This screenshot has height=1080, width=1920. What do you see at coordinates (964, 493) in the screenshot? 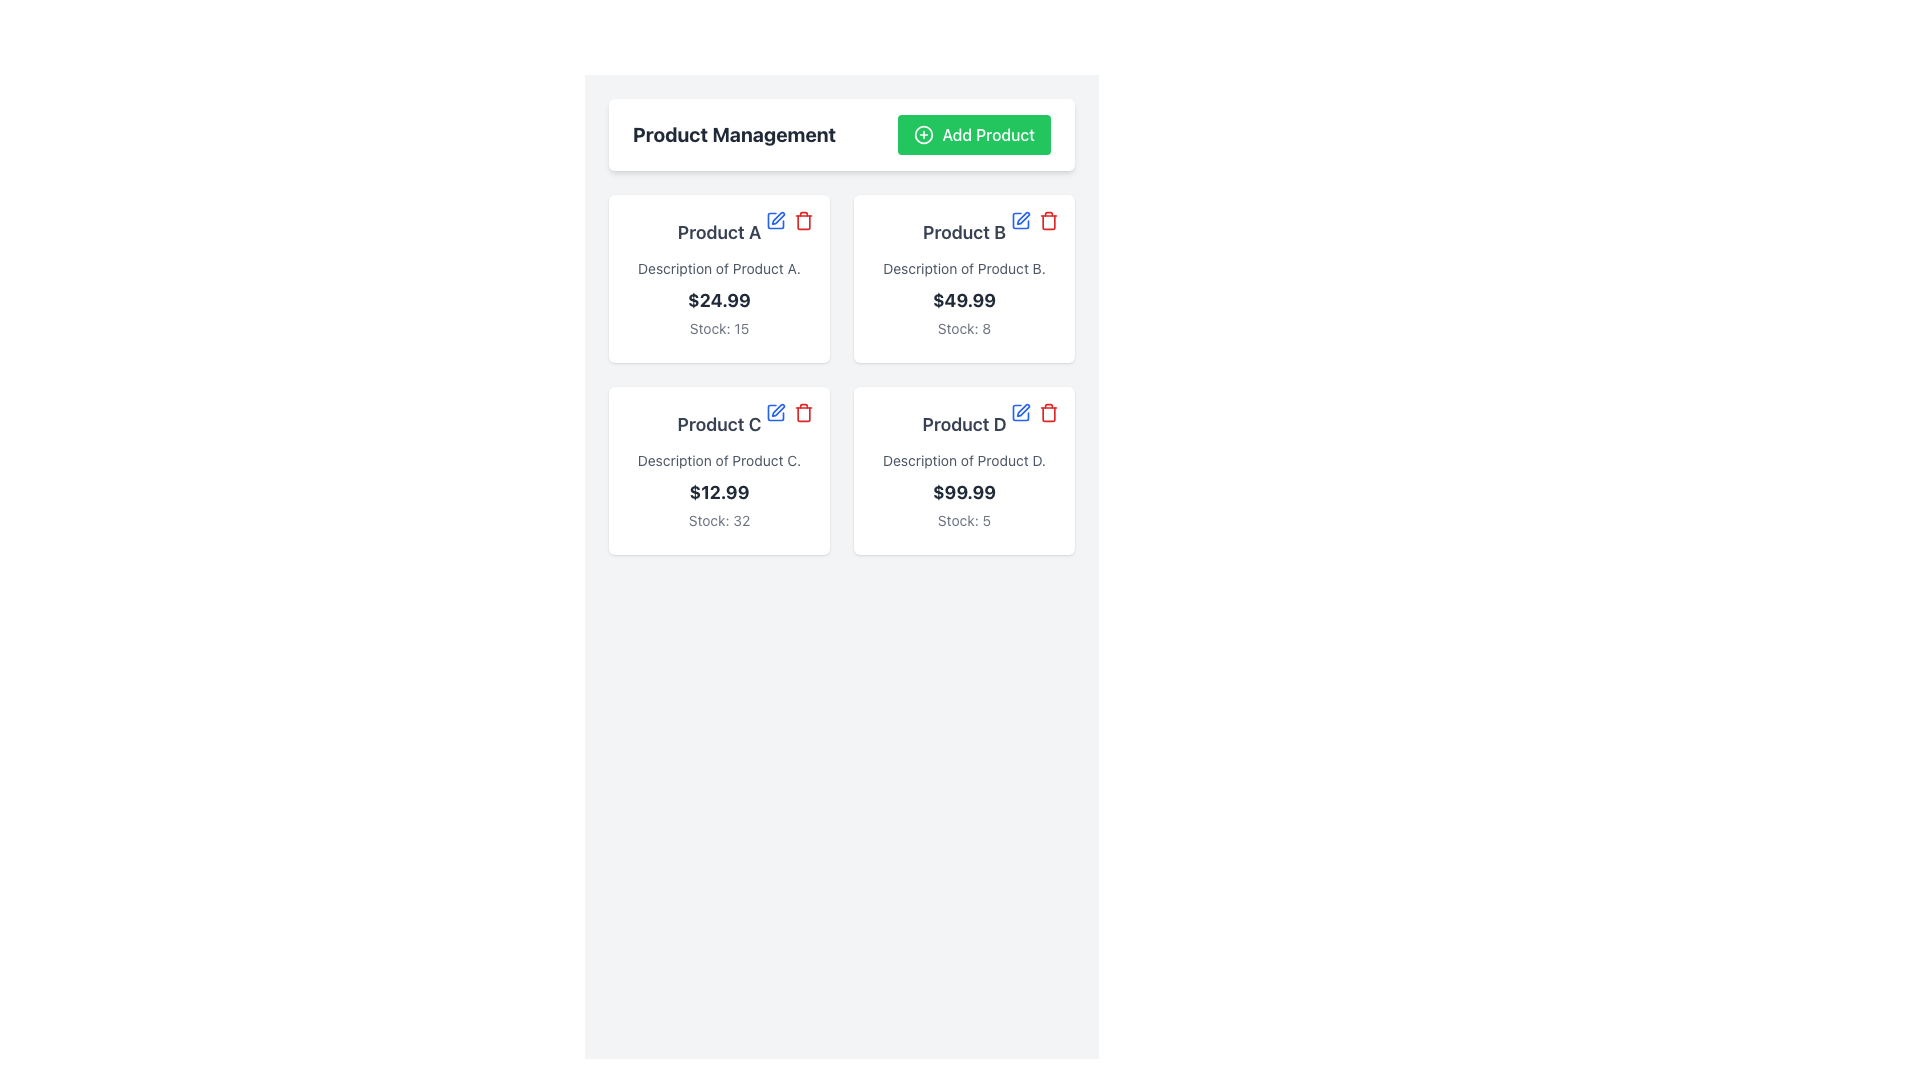
I see `price text label located in the fourth product card, beneath 'Description of Product D.' and above 'Stock: 5.'` at bounding box center [964, 493].